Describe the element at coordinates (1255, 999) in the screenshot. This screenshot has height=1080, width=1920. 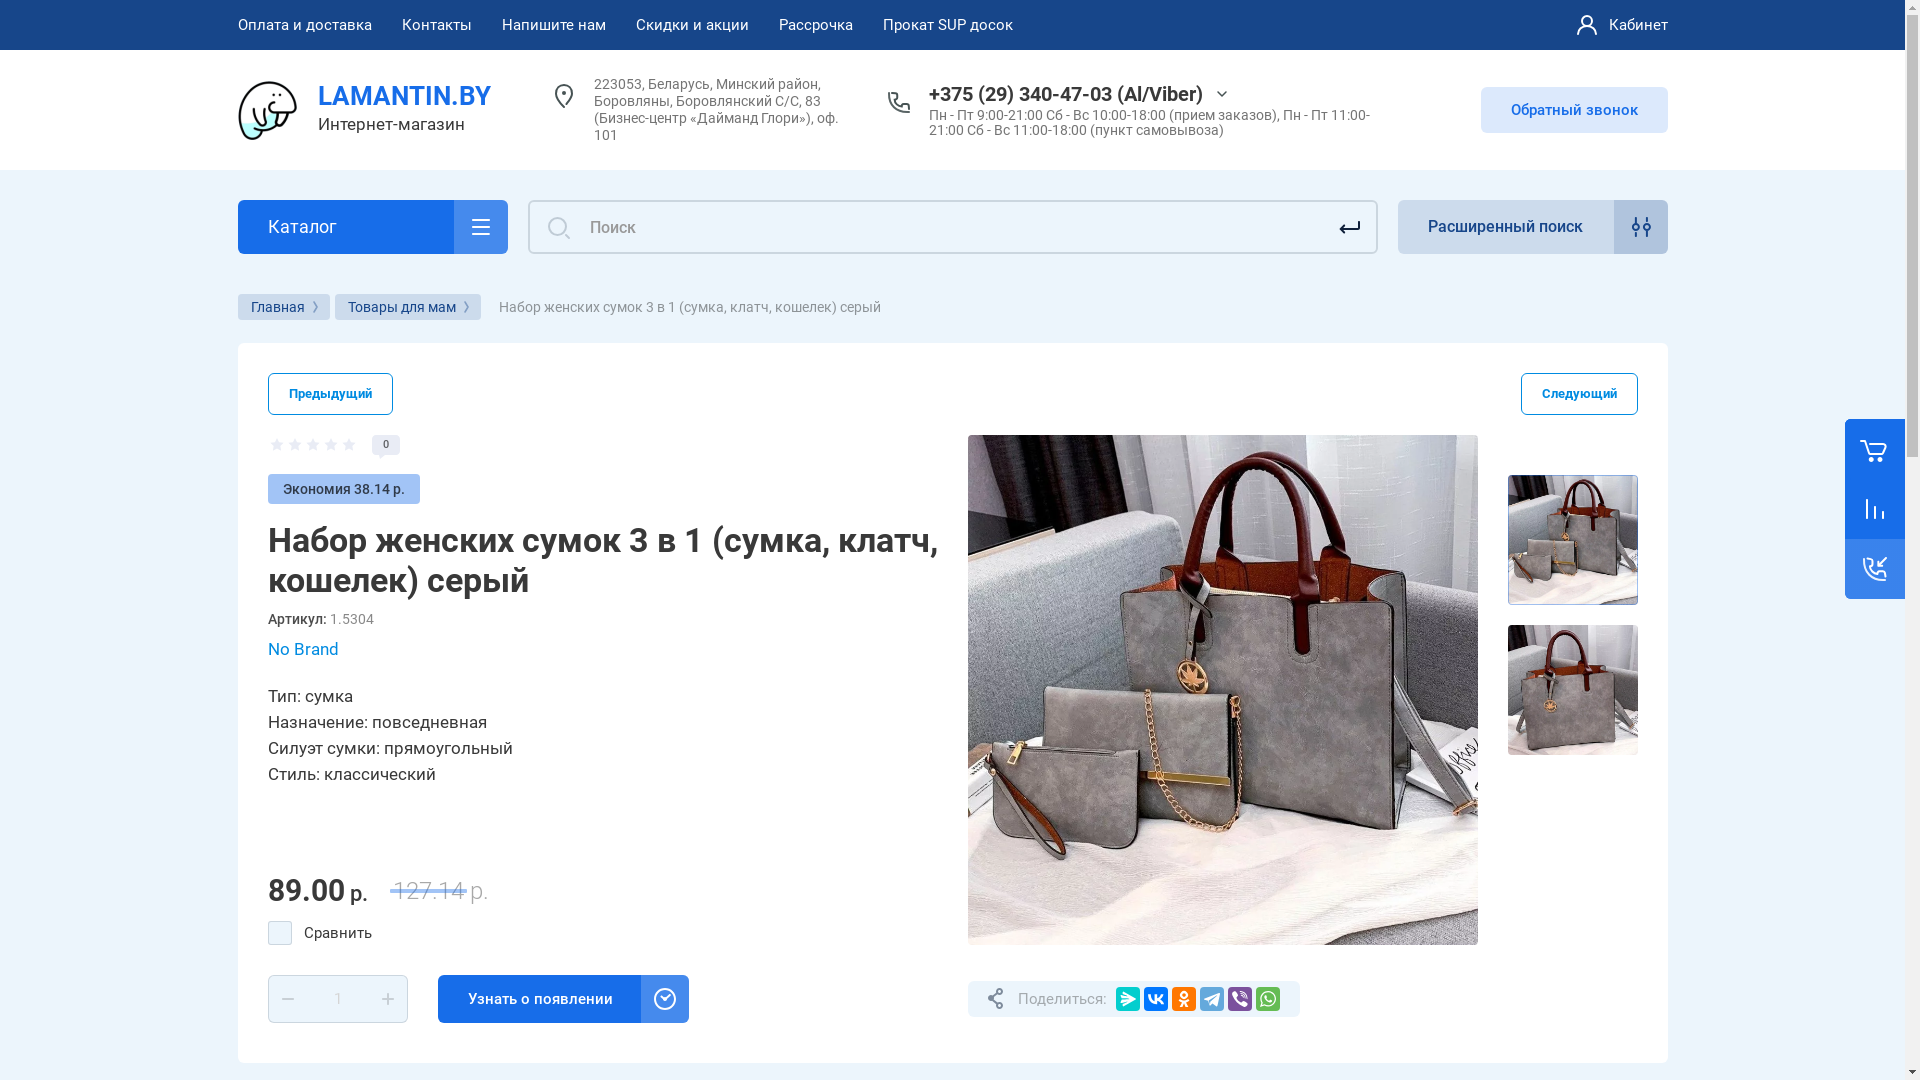
I see `'WhatsApp'` at that location.